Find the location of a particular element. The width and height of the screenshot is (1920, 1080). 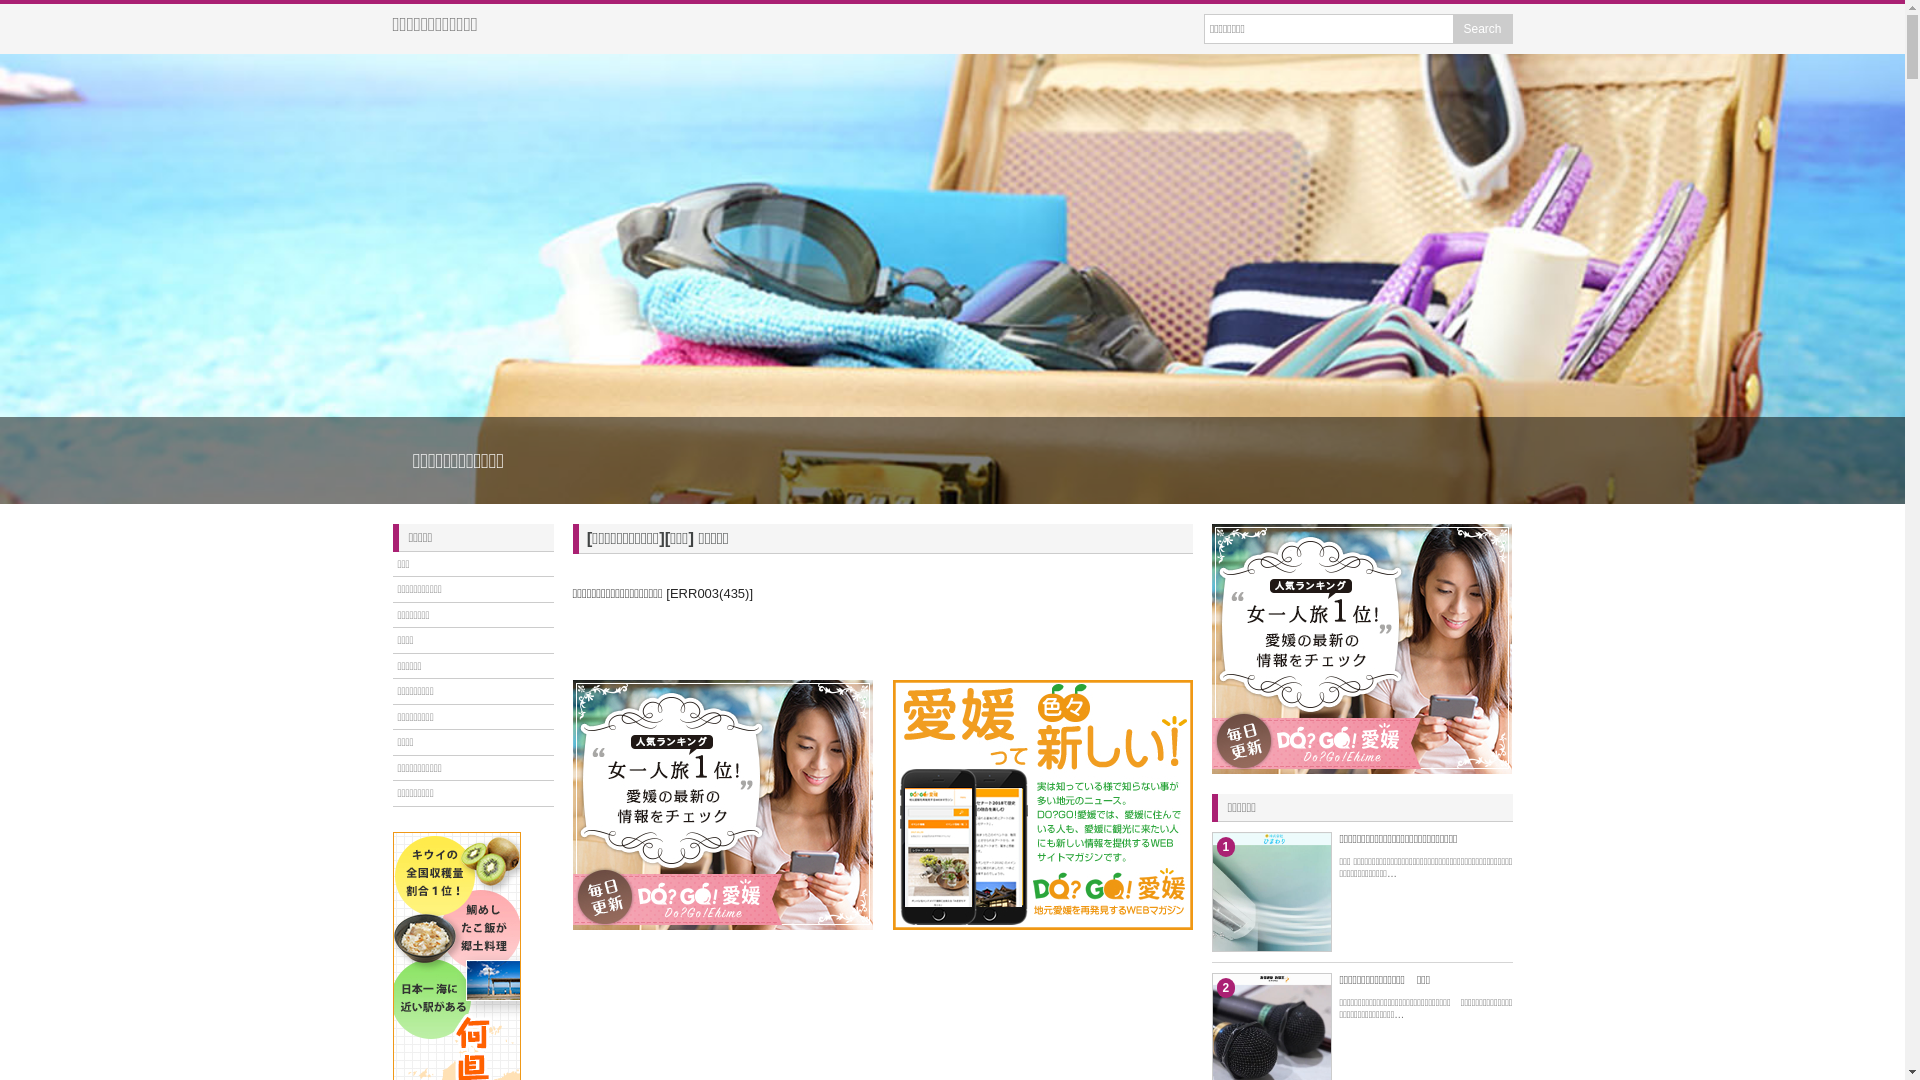

'Search' is located at coordinates (1482, 29).